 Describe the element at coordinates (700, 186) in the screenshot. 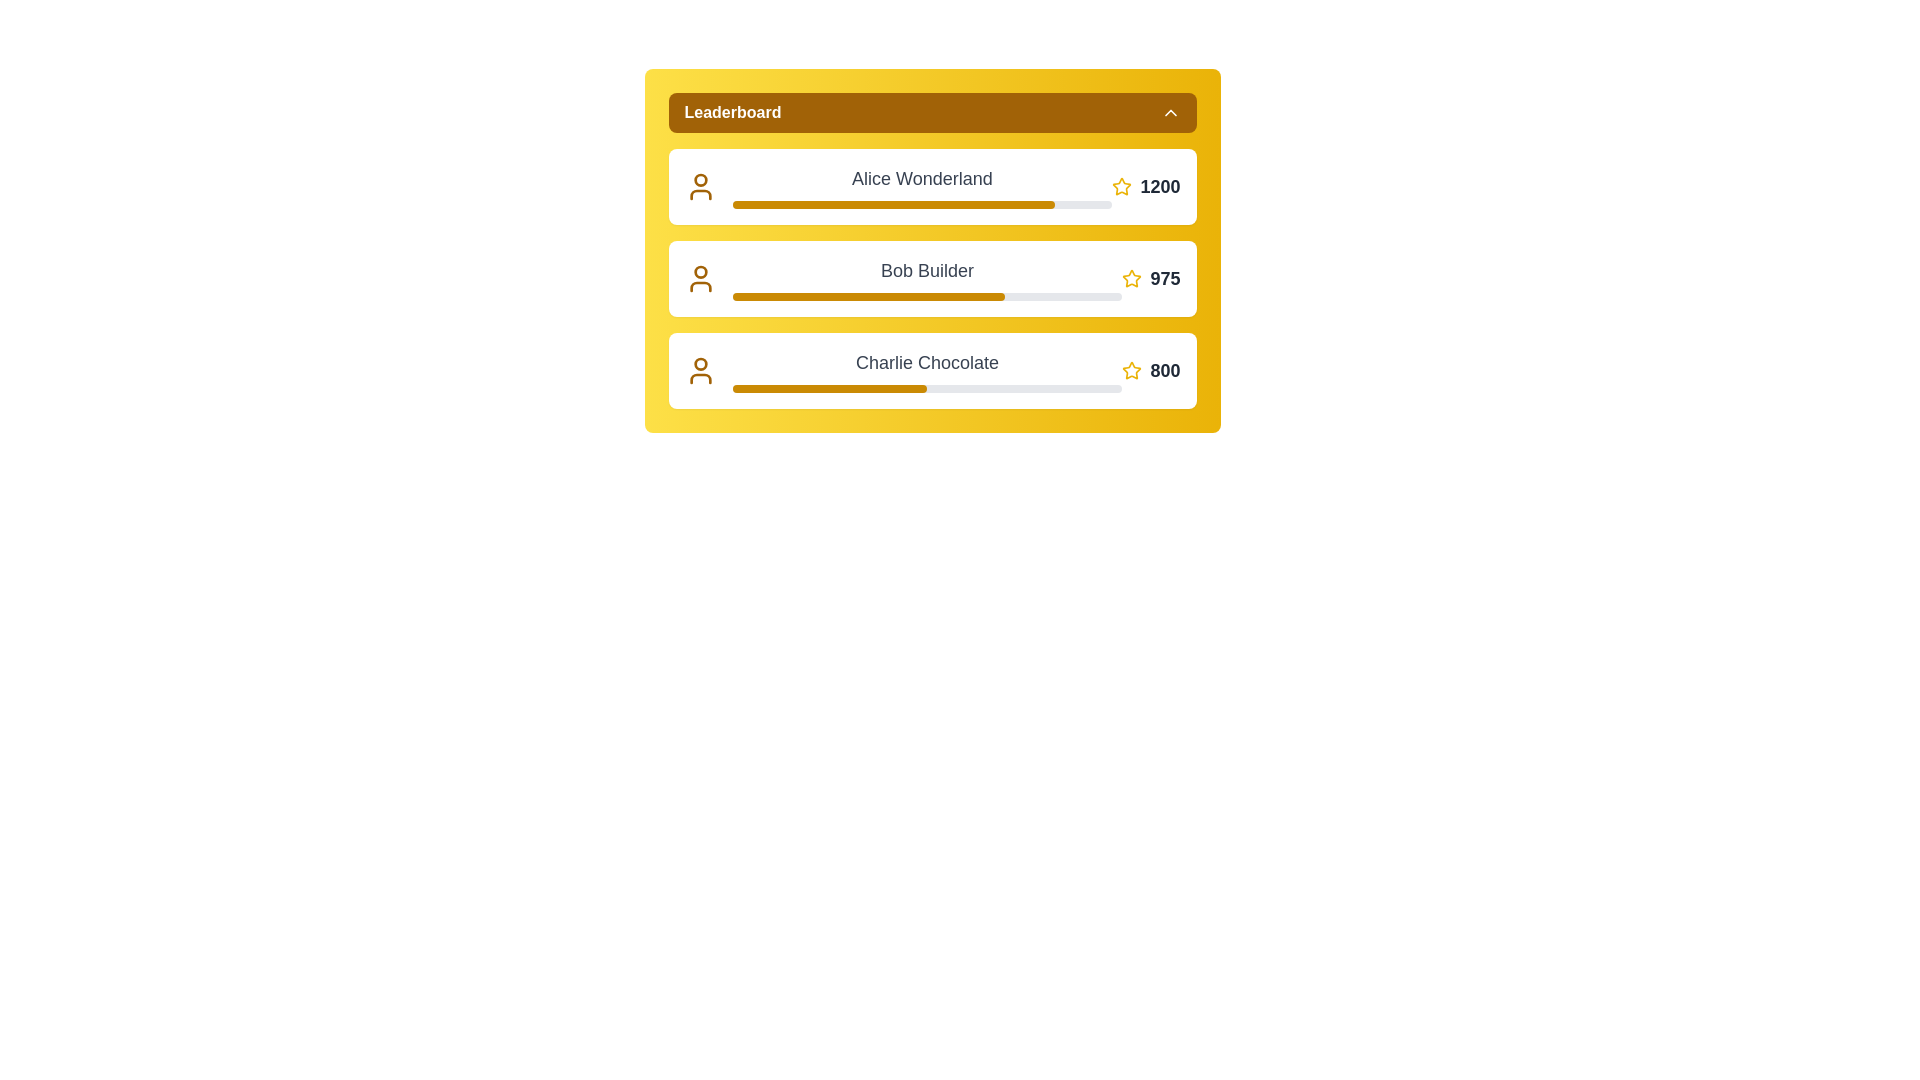

I see `the user profile icon representing 'Alice Wonderland' in the leaderboard, which is the leftmost component of the first entry showing '1200' points` at that location.